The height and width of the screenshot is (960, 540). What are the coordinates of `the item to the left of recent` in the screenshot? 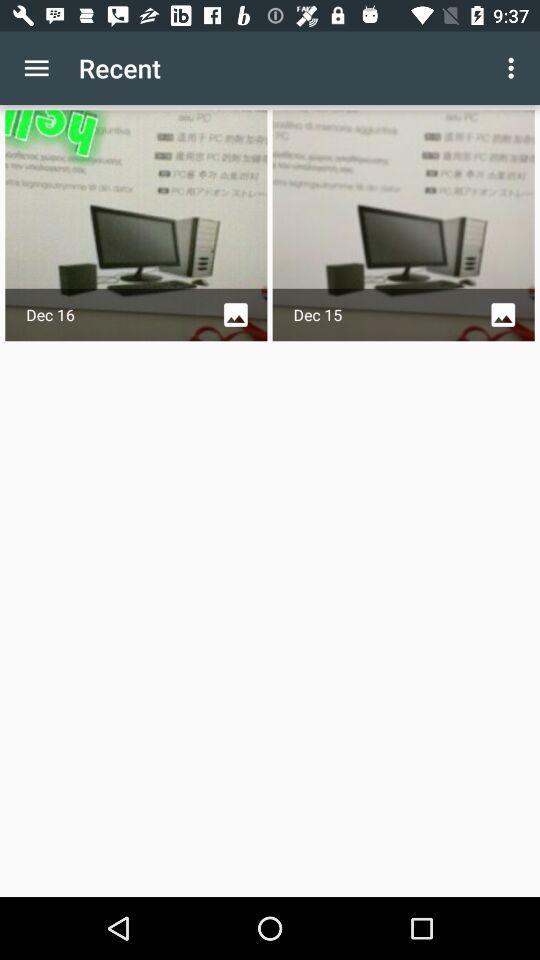 It's located at (36, 68).